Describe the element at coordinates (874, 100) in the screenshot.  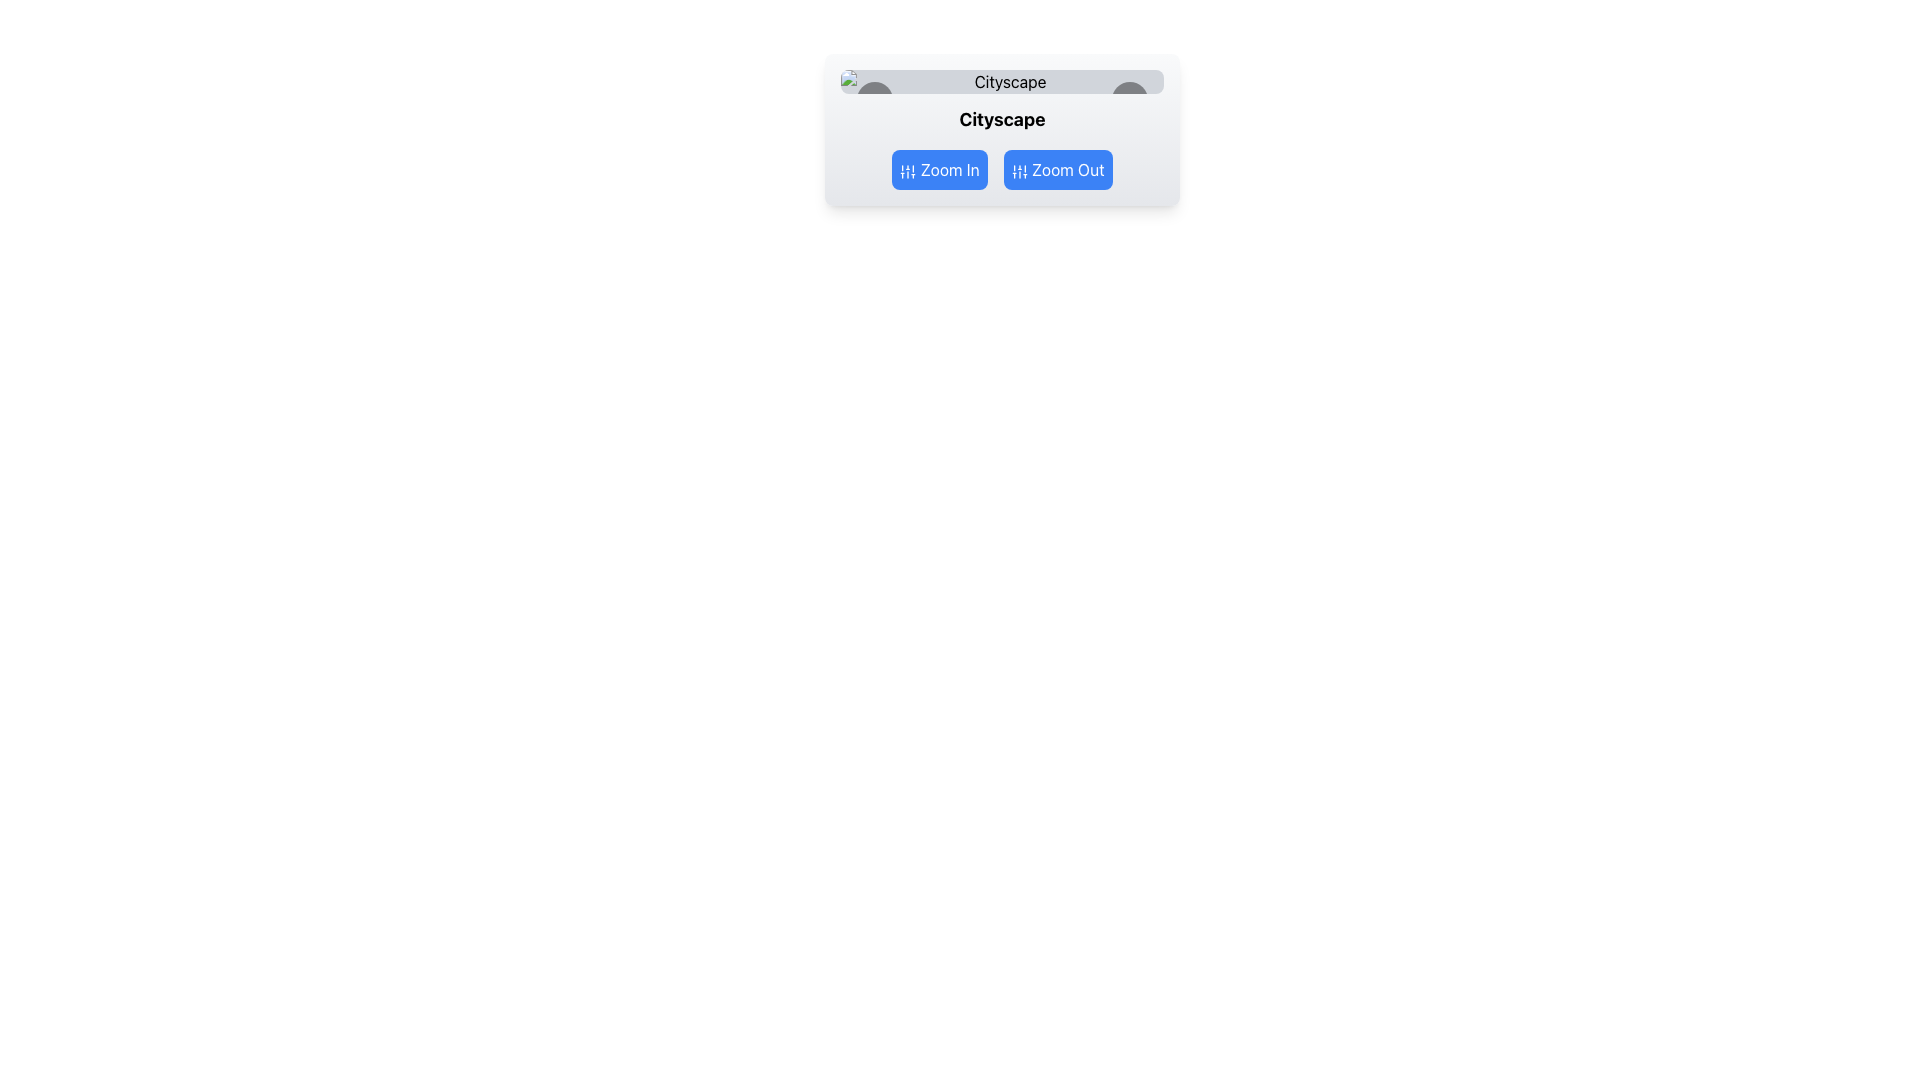
I see `the circular button with a black background and left-facing chevron icon, located in the carousel interface to the left of the displayed image` at that location.